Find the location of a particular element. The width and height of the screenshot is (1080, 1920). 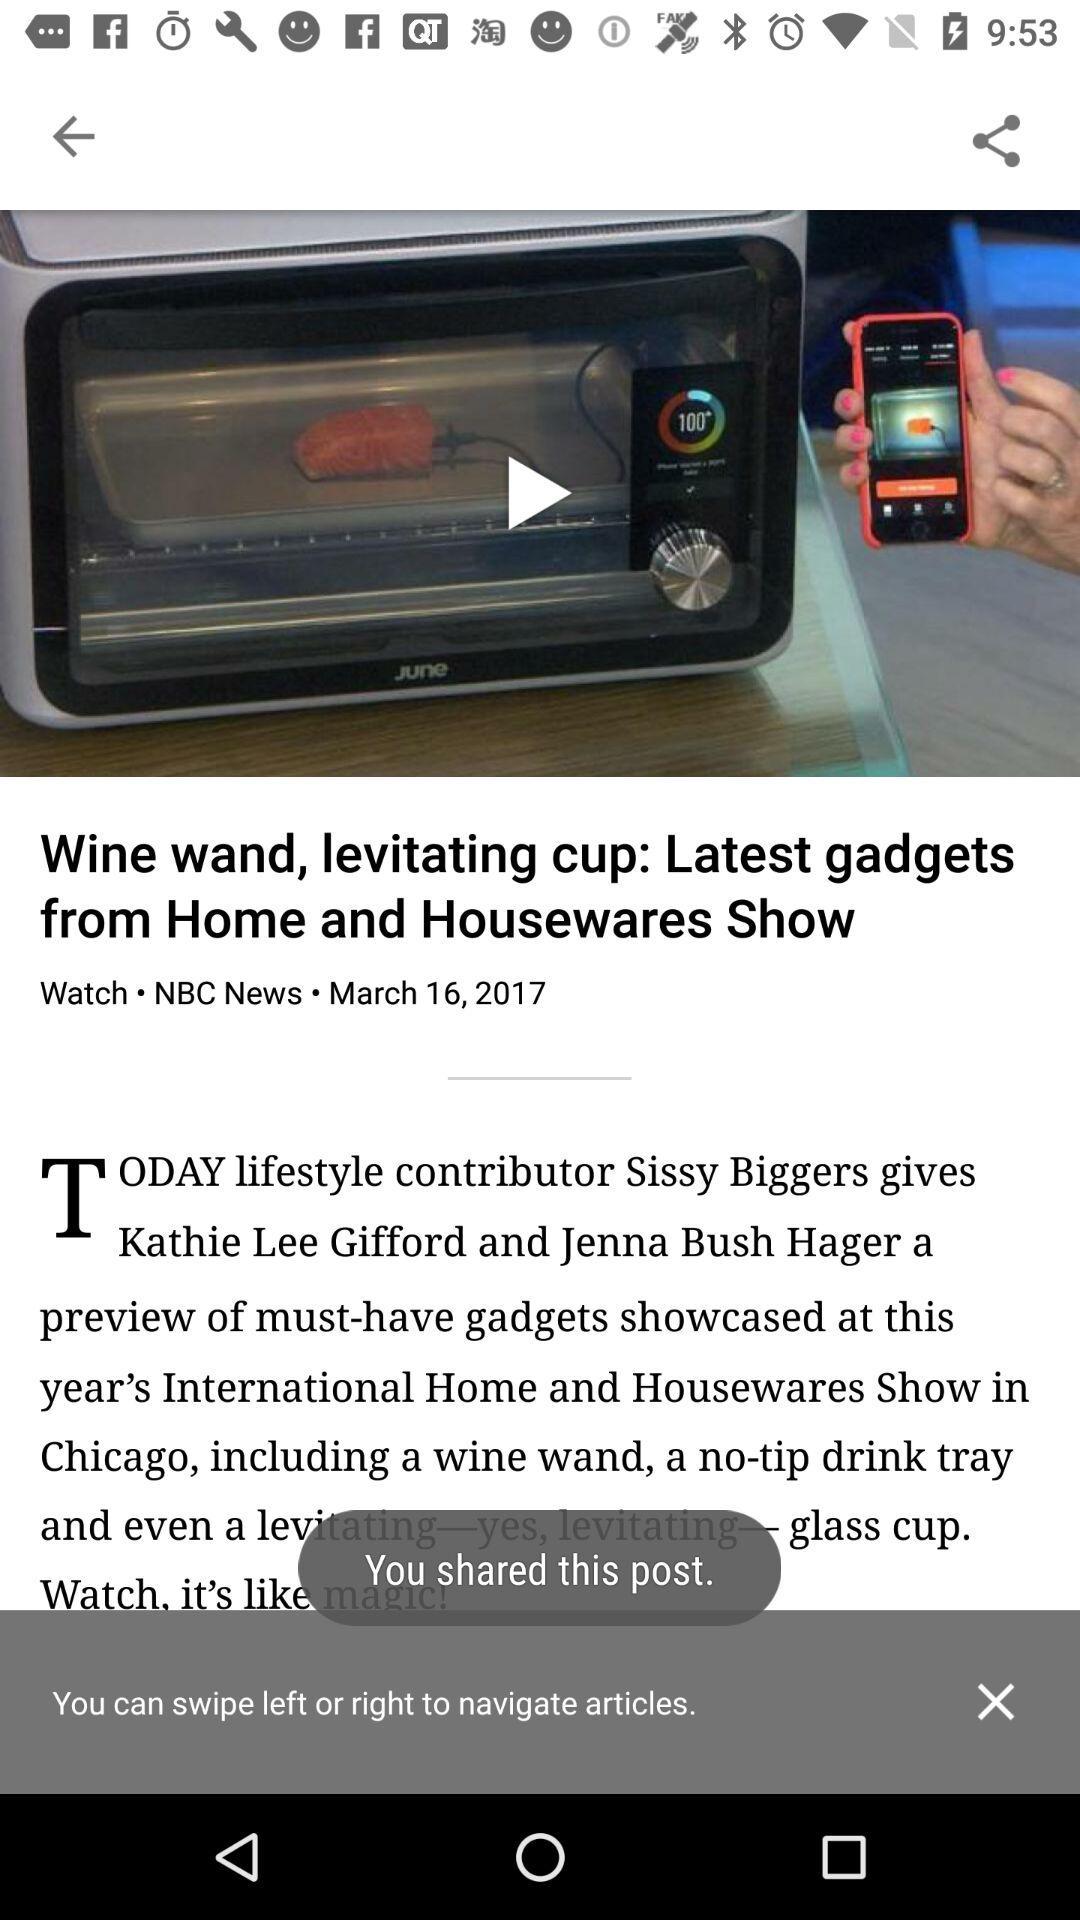

share the article is located at coordinates (995, 135).